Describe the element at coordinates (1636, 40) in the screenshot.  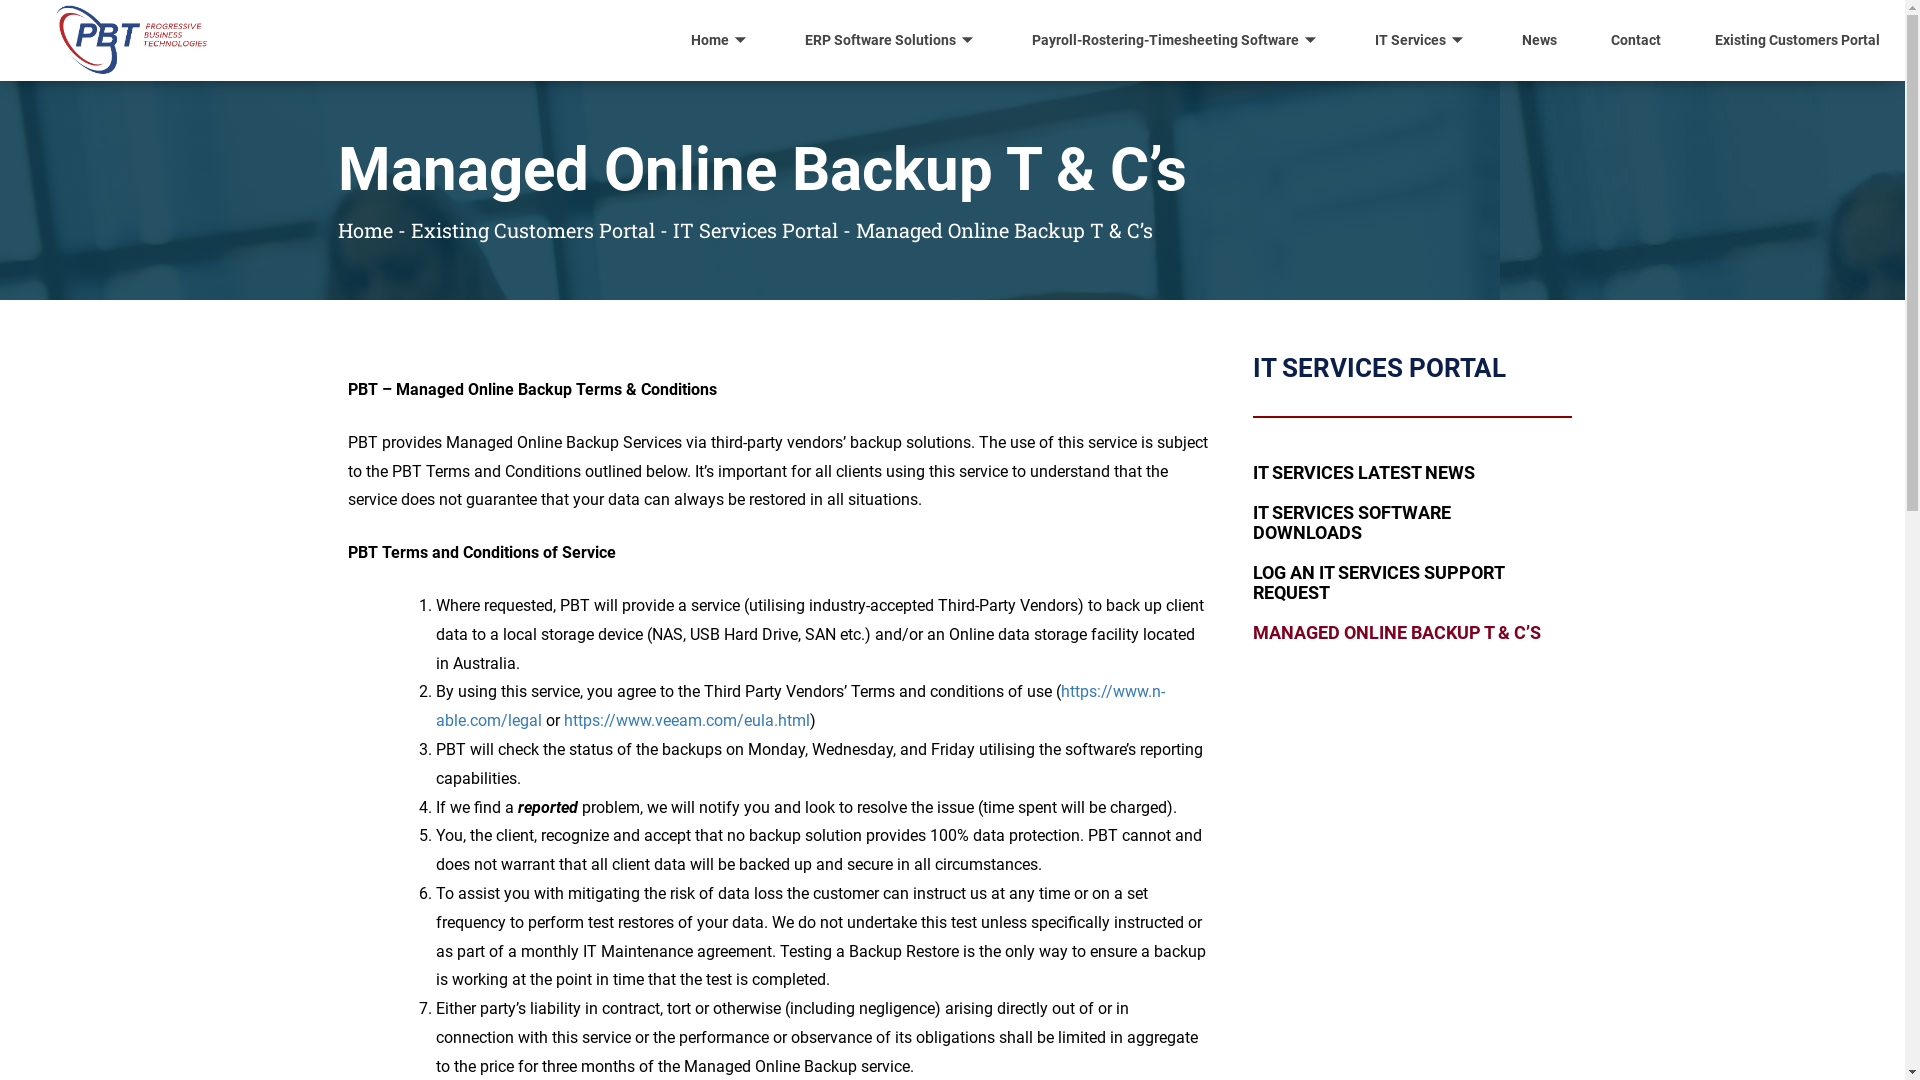
I see `'Contact'` at that location.